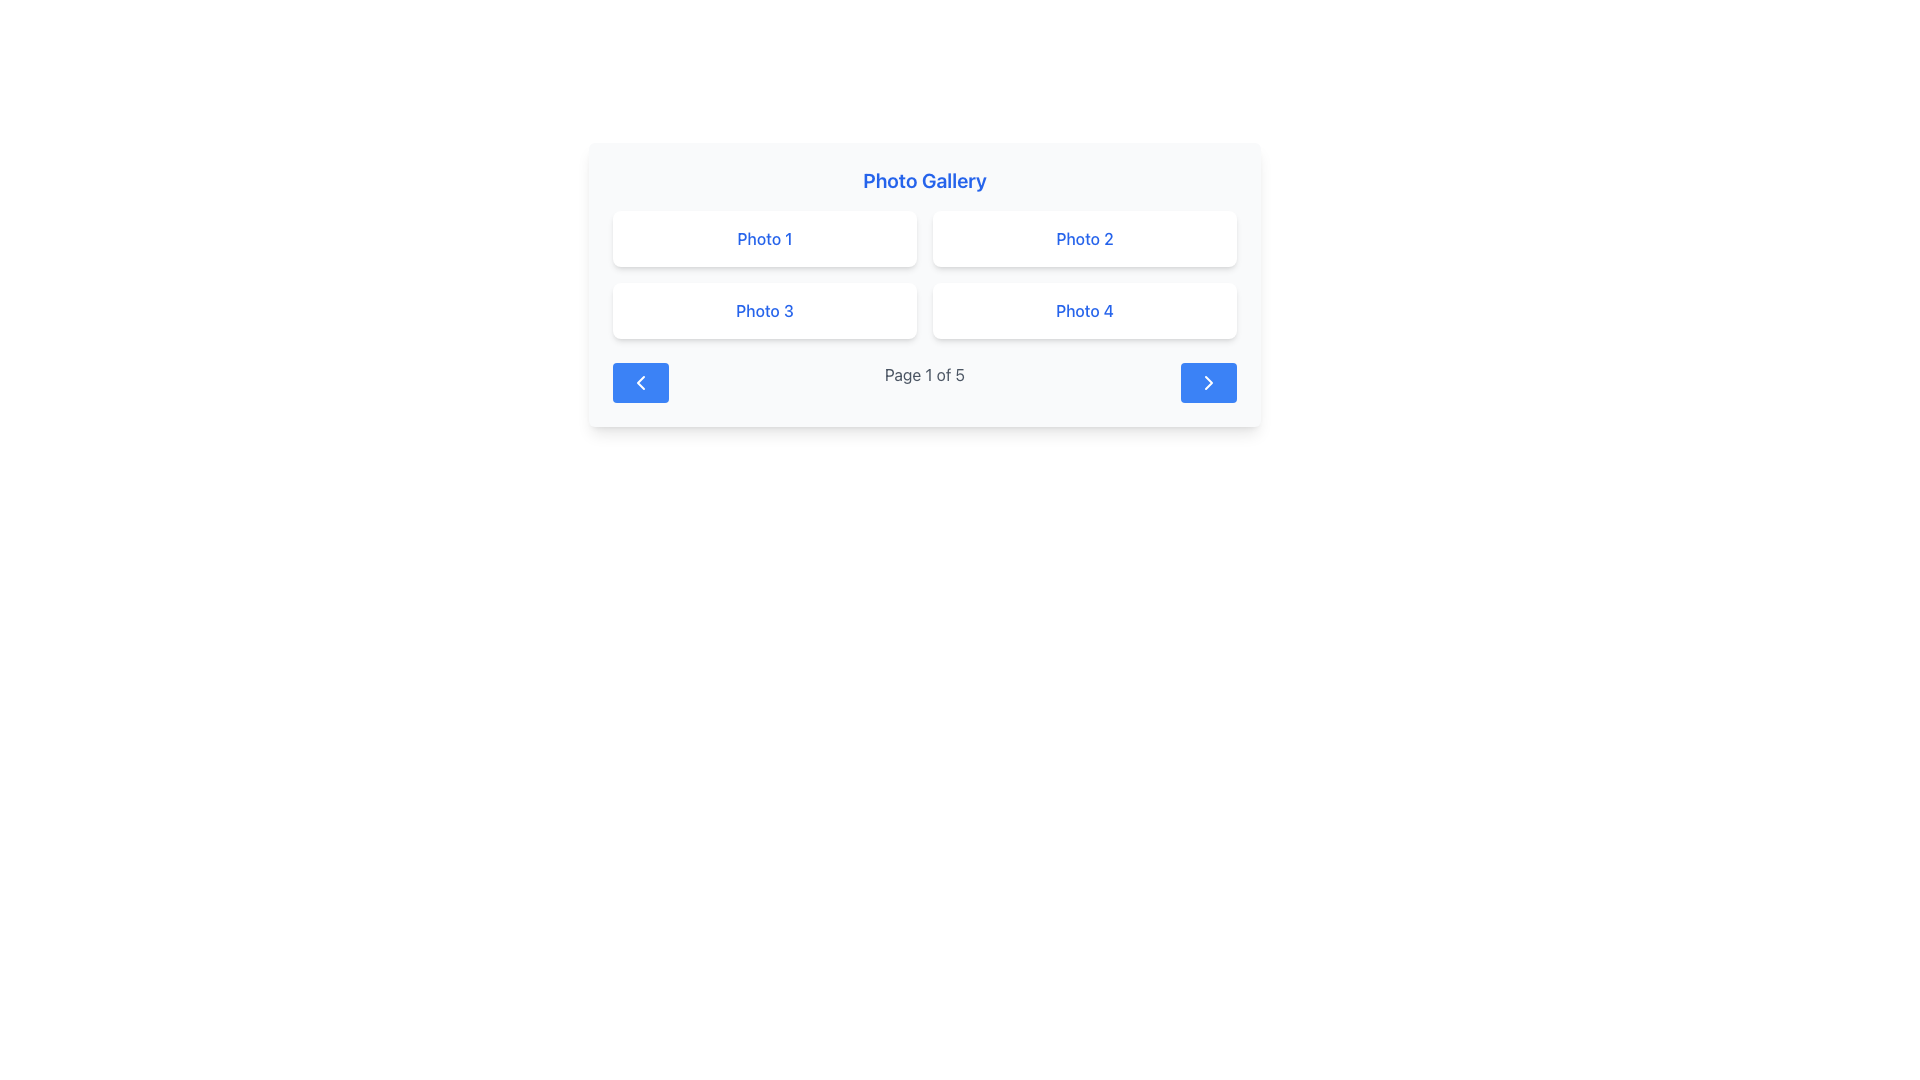 Image resolution: width=1920 pixels, height=1080 pixels. What do you see at coordinates (924, 382) in the screenshot?
I see `the text label displaying 'Page 1 of 5' located in the center of the navigation bar to indicate the user's current position within the paginated set` at bounding box center [924, 382].